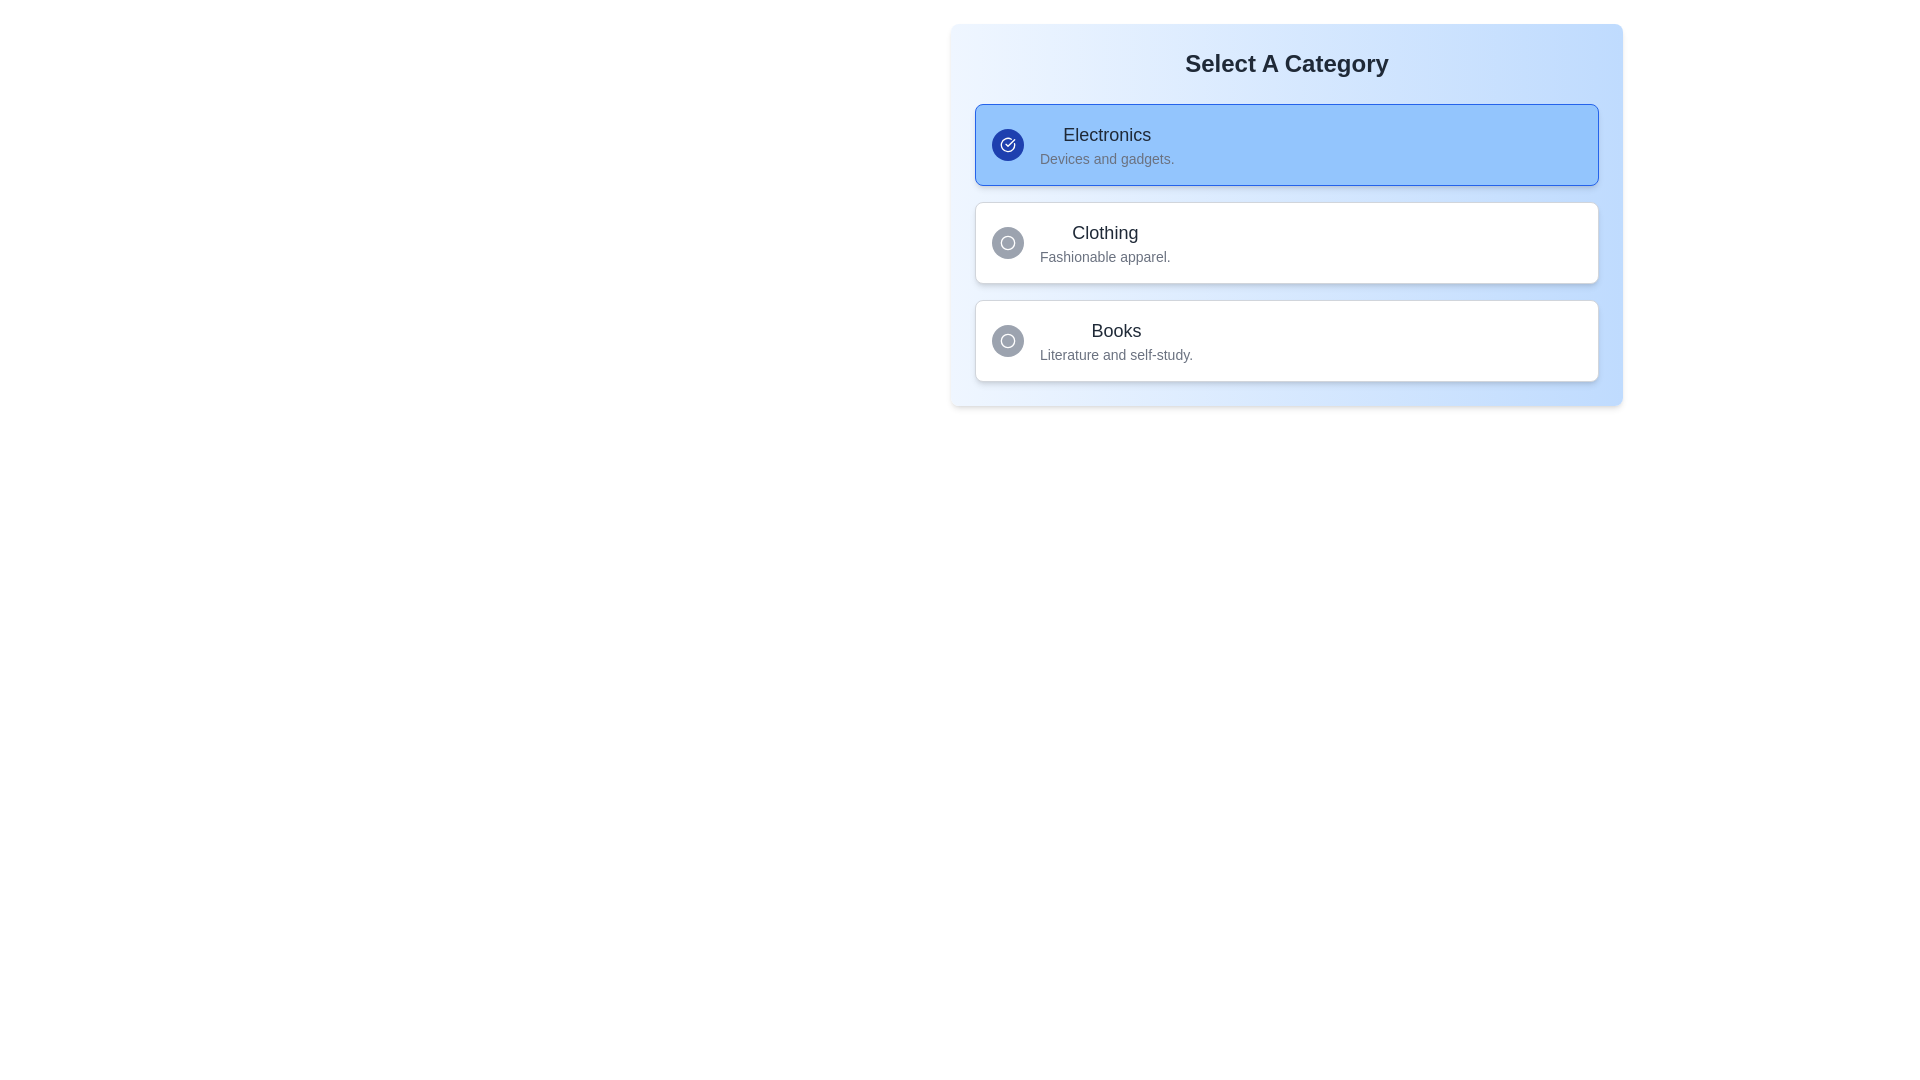 Image resolution: width=1920 pixels, height=1080 pixels. Describe the element at coordinates (1008, 242) in the screenshot. I see `the circular icon with a hollow center located in the 'Clothing' category` at that location.